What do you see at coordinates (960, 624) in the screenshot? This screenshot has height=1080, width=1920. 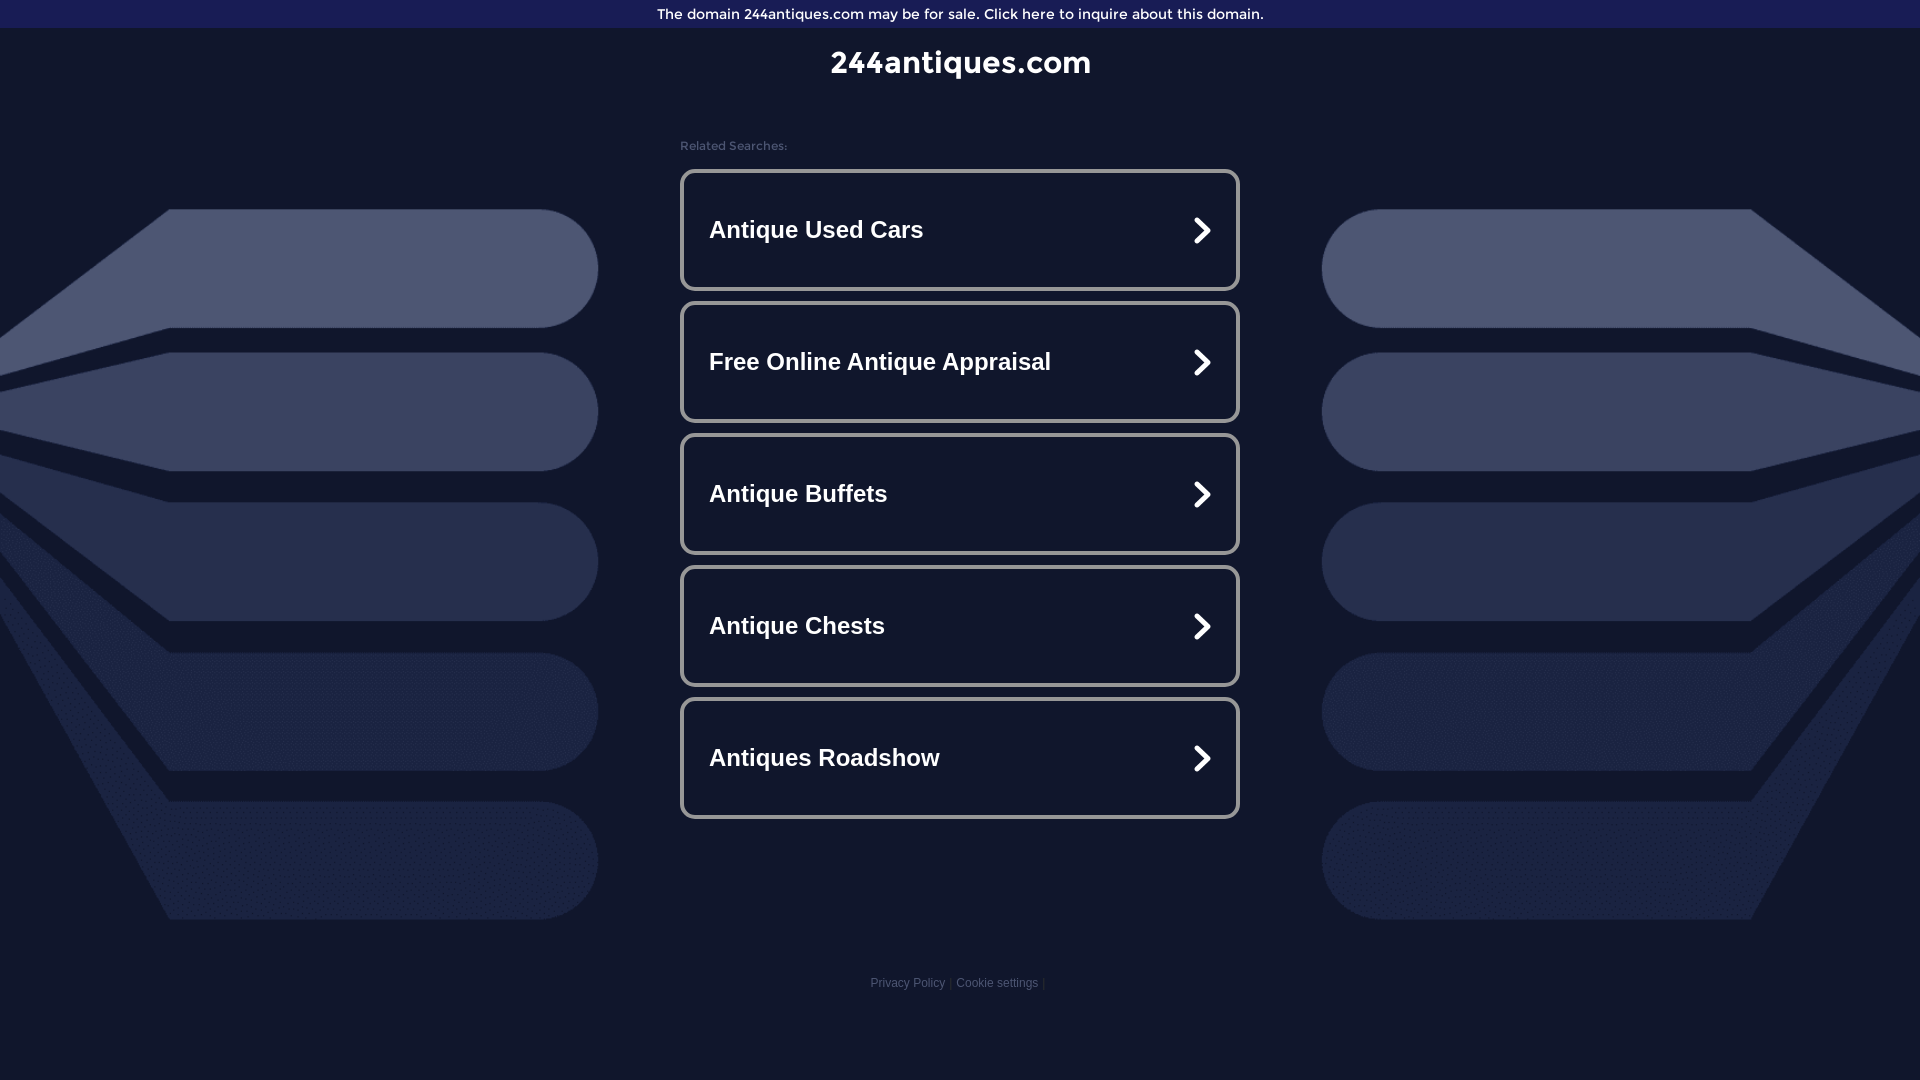 I see `'Antique Chests'` at bounding box center [960, 624].